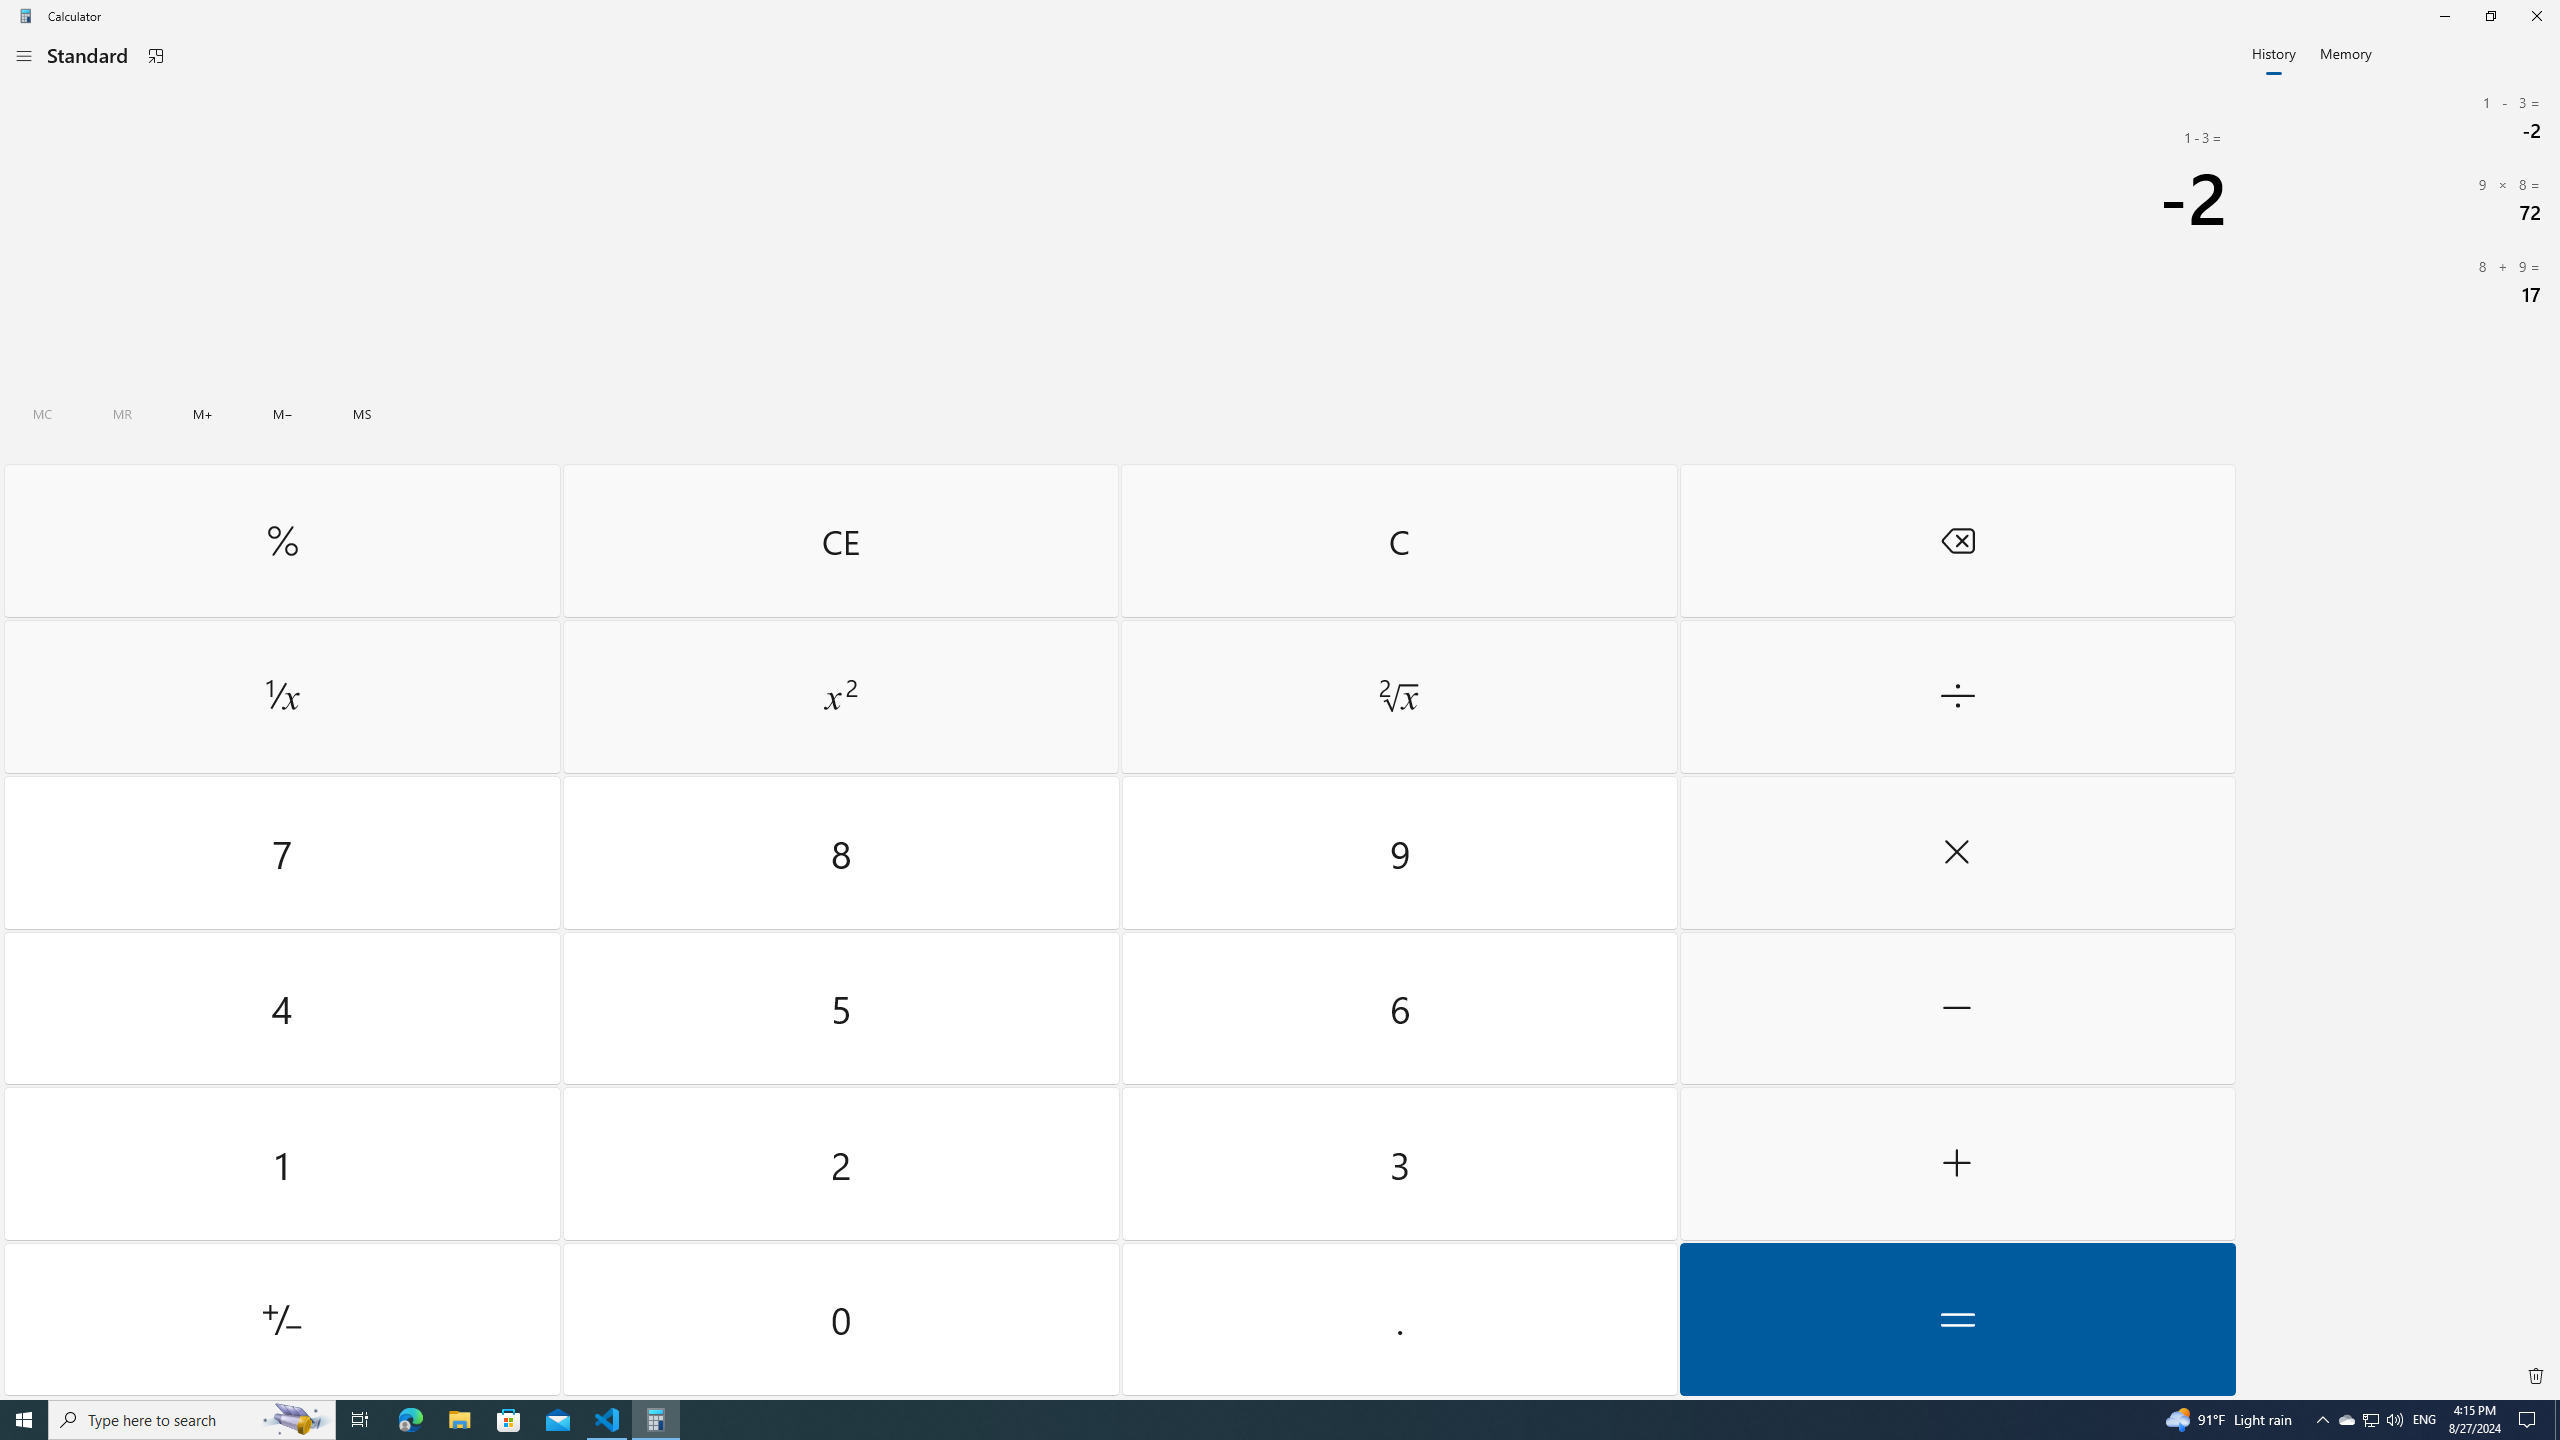  I want to click on 'Restore Calculator', so click(2490, 15).